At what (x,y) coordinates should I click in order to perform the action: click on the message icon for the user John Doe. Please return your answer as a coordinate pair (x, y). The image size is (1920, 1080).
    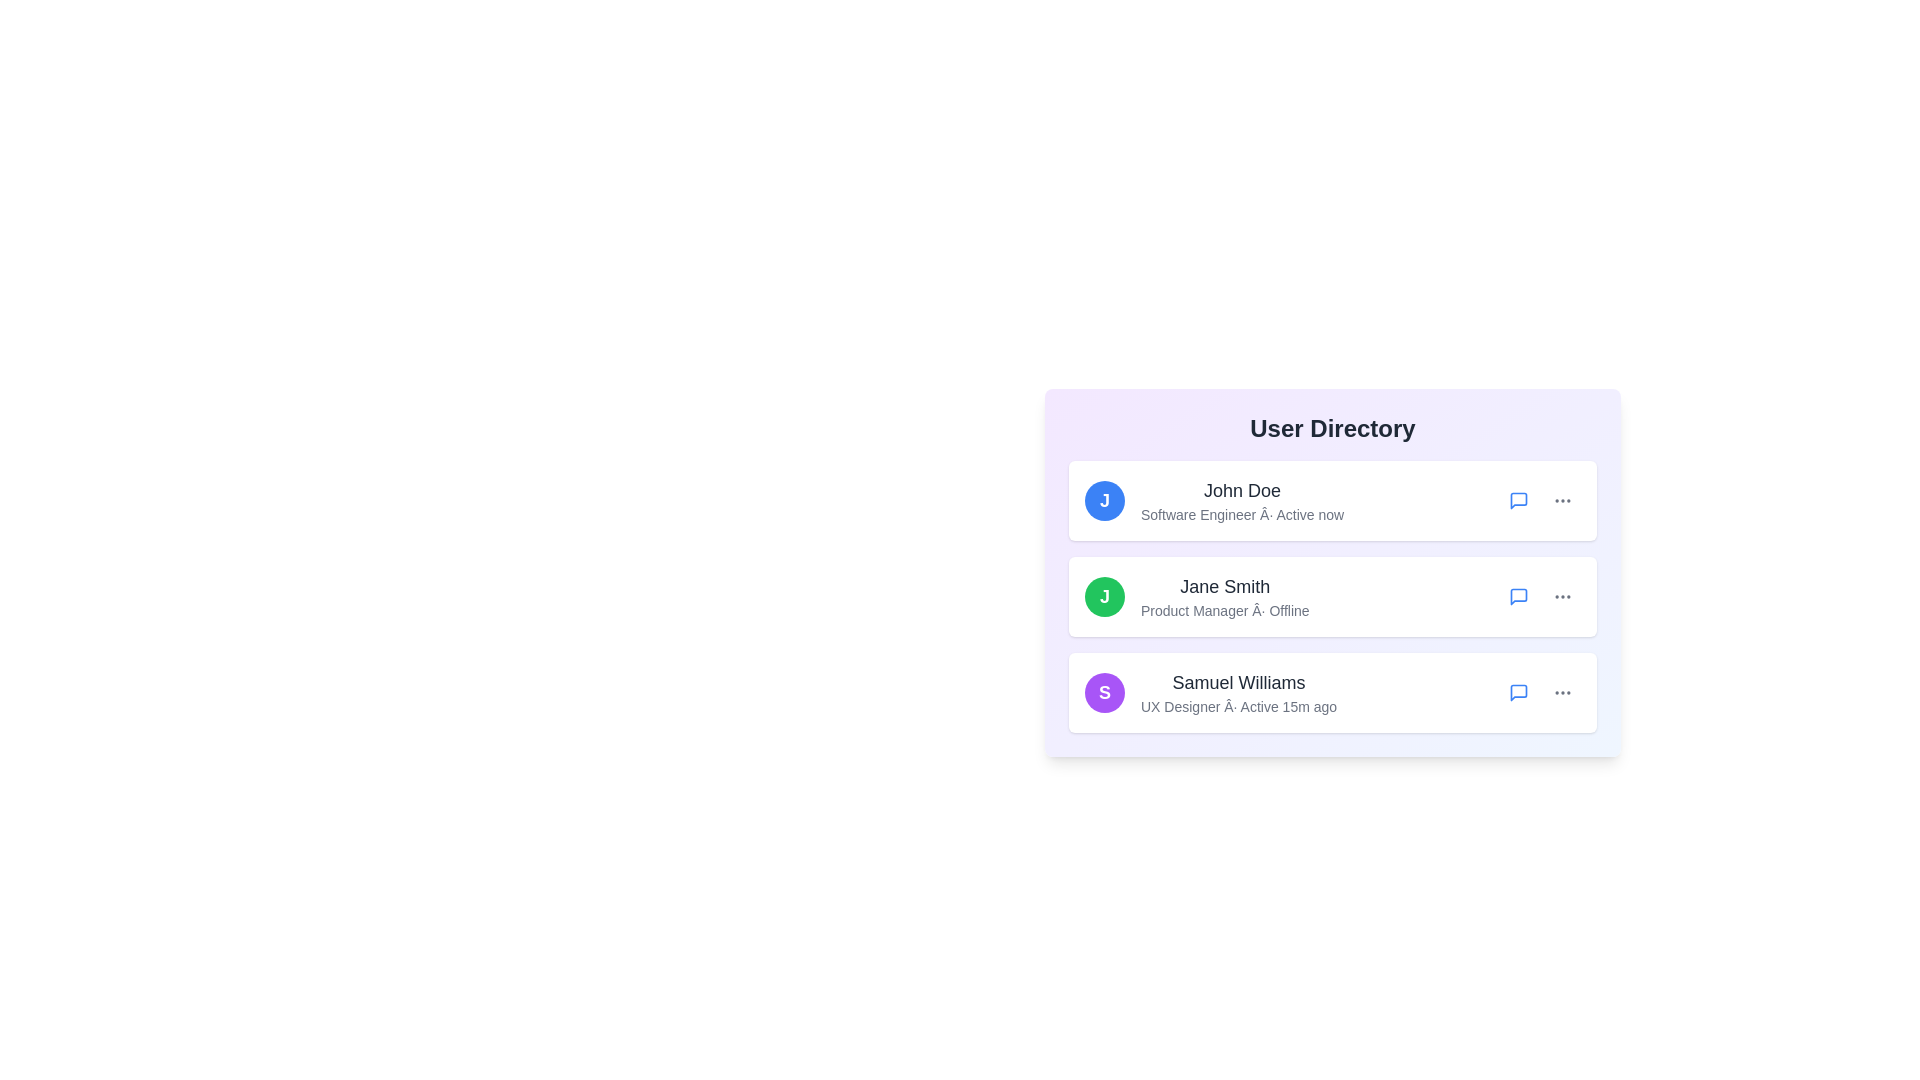
    Looking at the image, I should click on (1518, 500).